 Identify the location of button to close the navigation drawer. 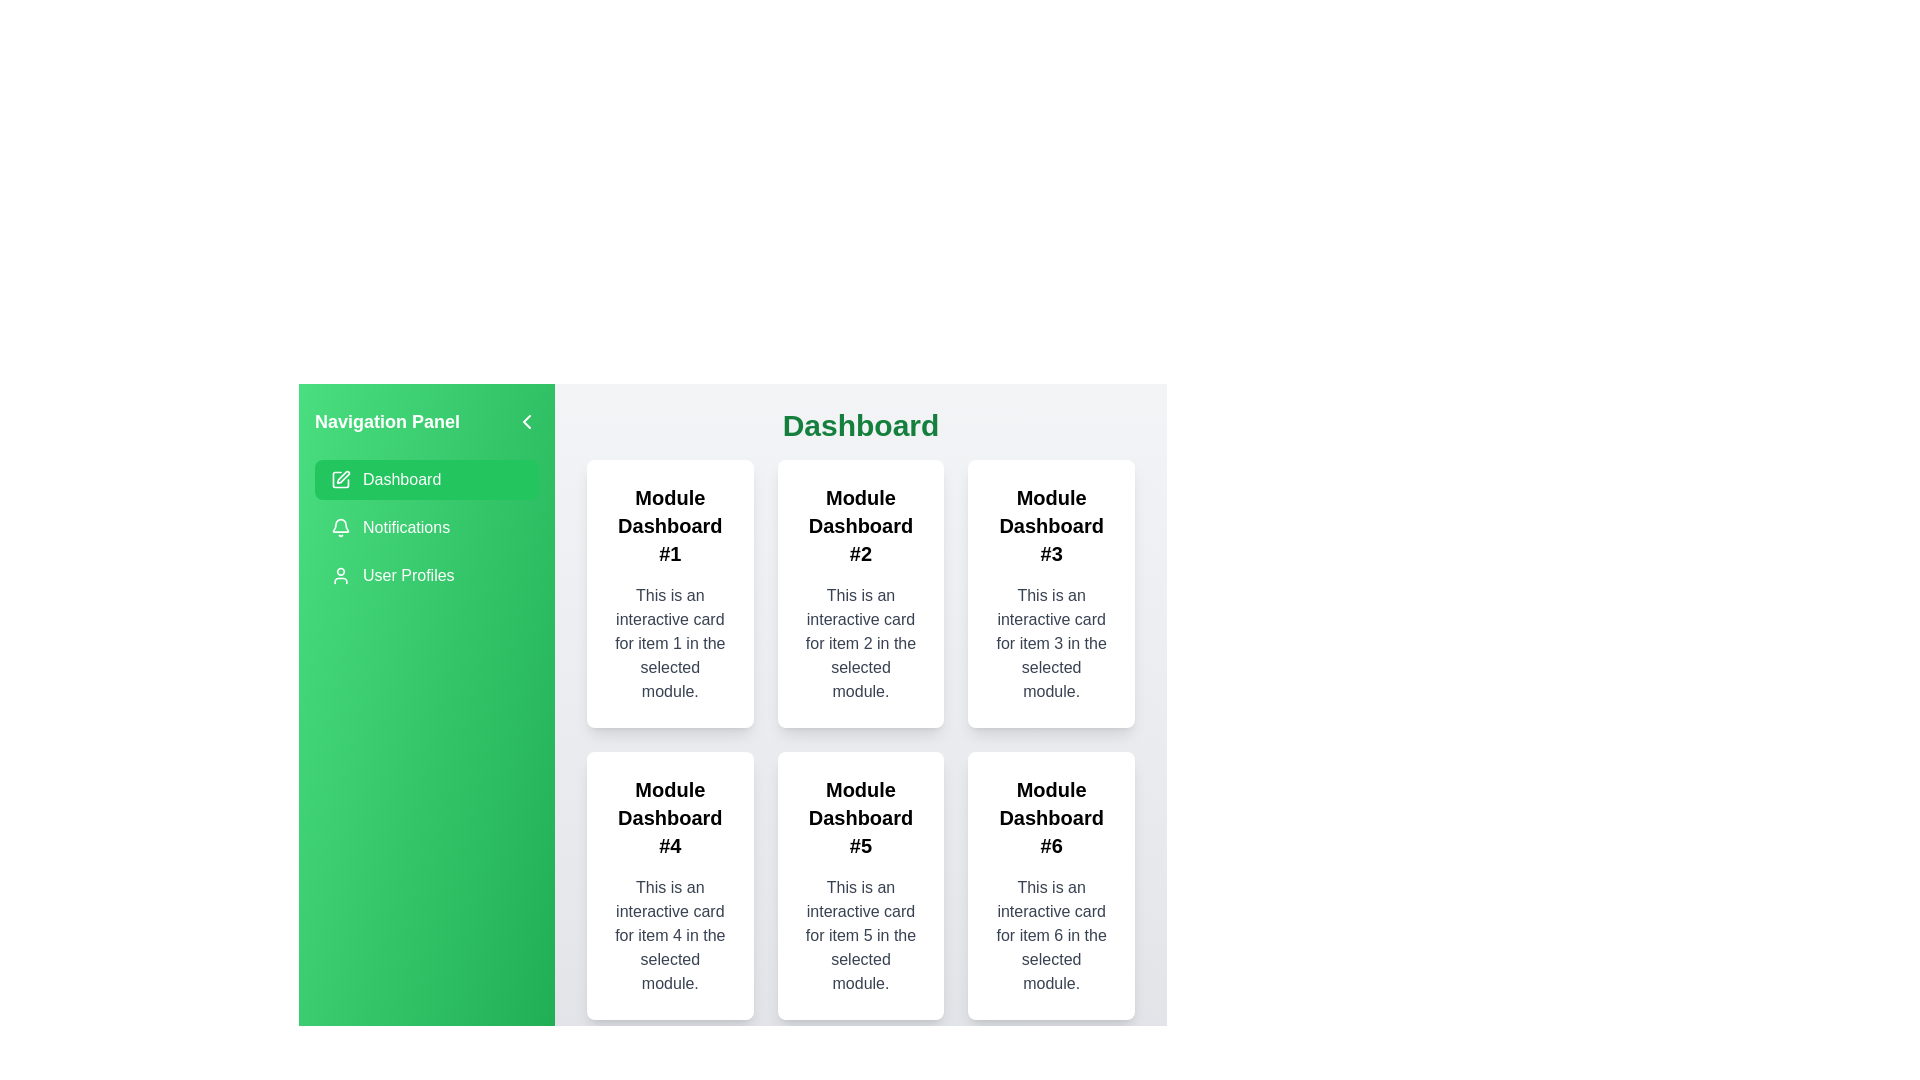
(527, 420).